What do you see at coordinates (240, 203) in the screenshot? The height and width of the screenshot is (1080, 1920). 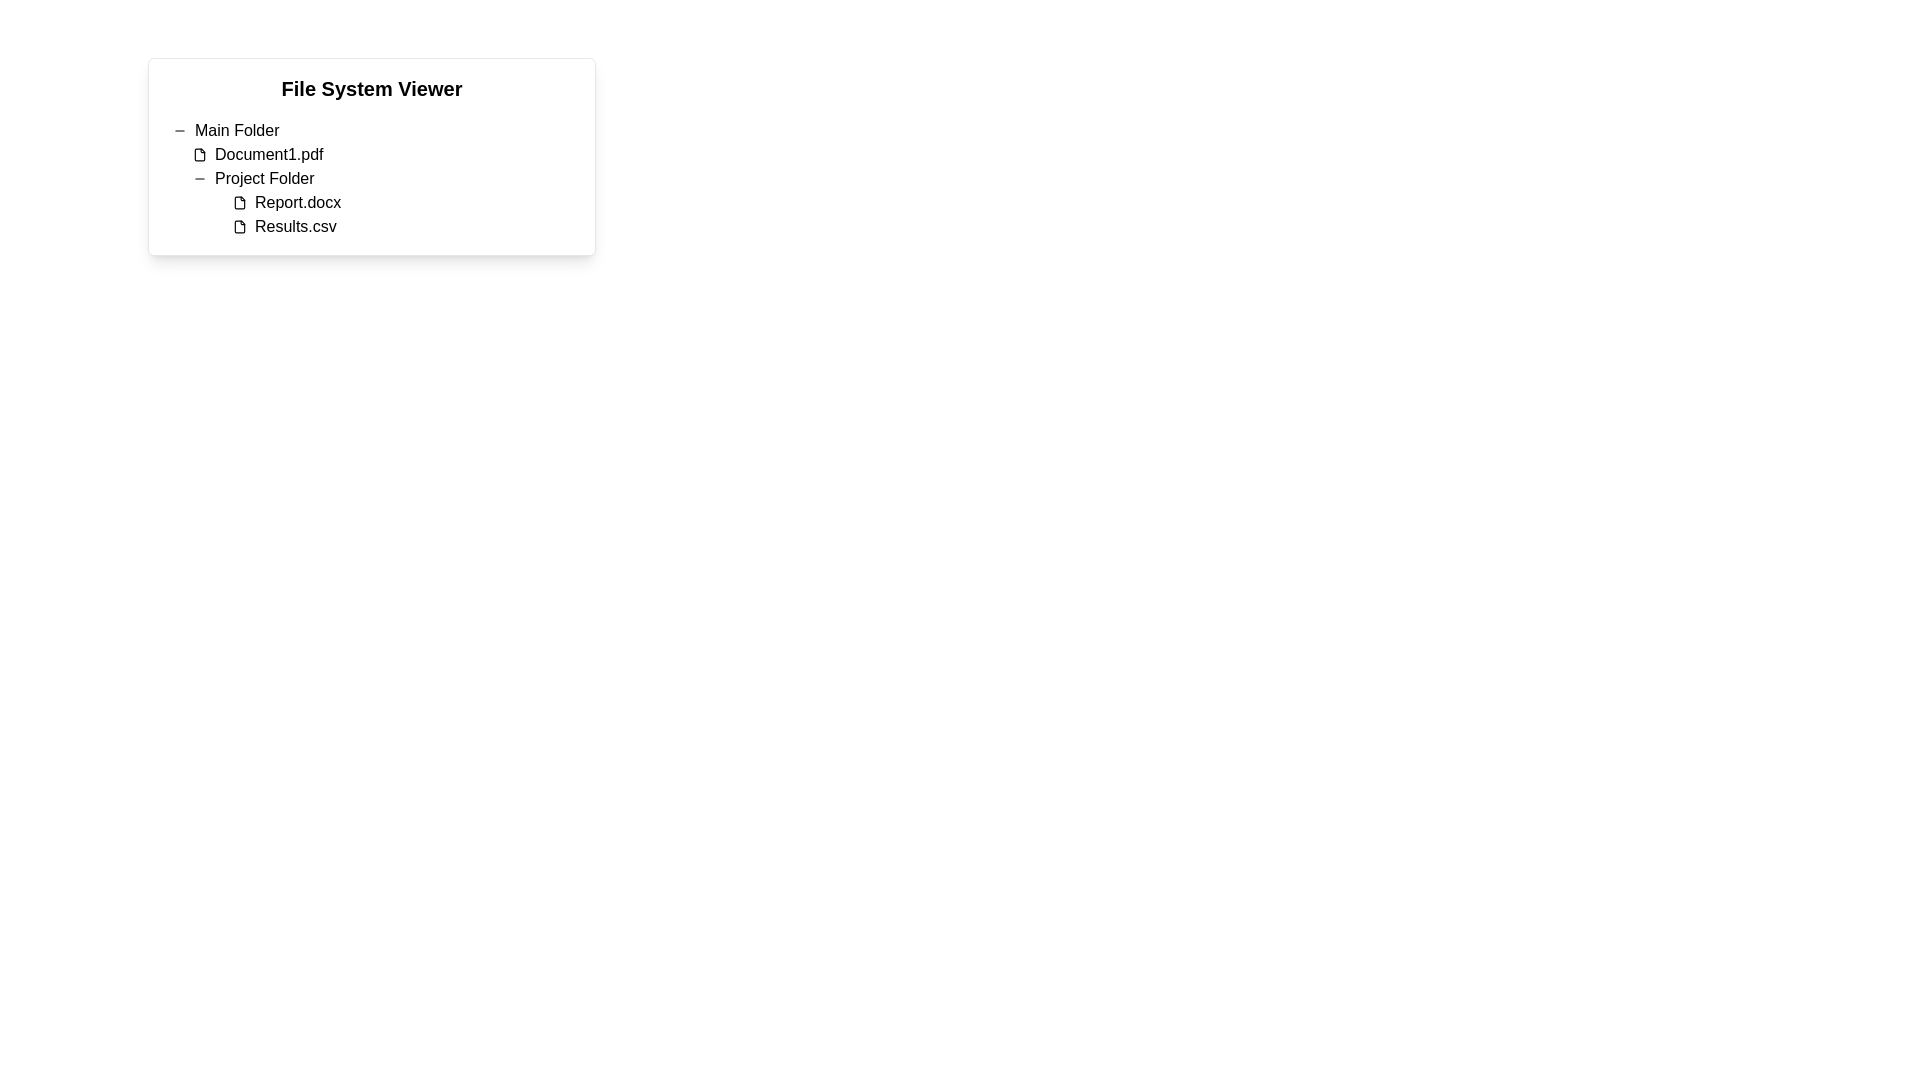 I see `the black file icon, which is positioned to the left of the text 'Report.docx'` at bounding box center [240, 203].